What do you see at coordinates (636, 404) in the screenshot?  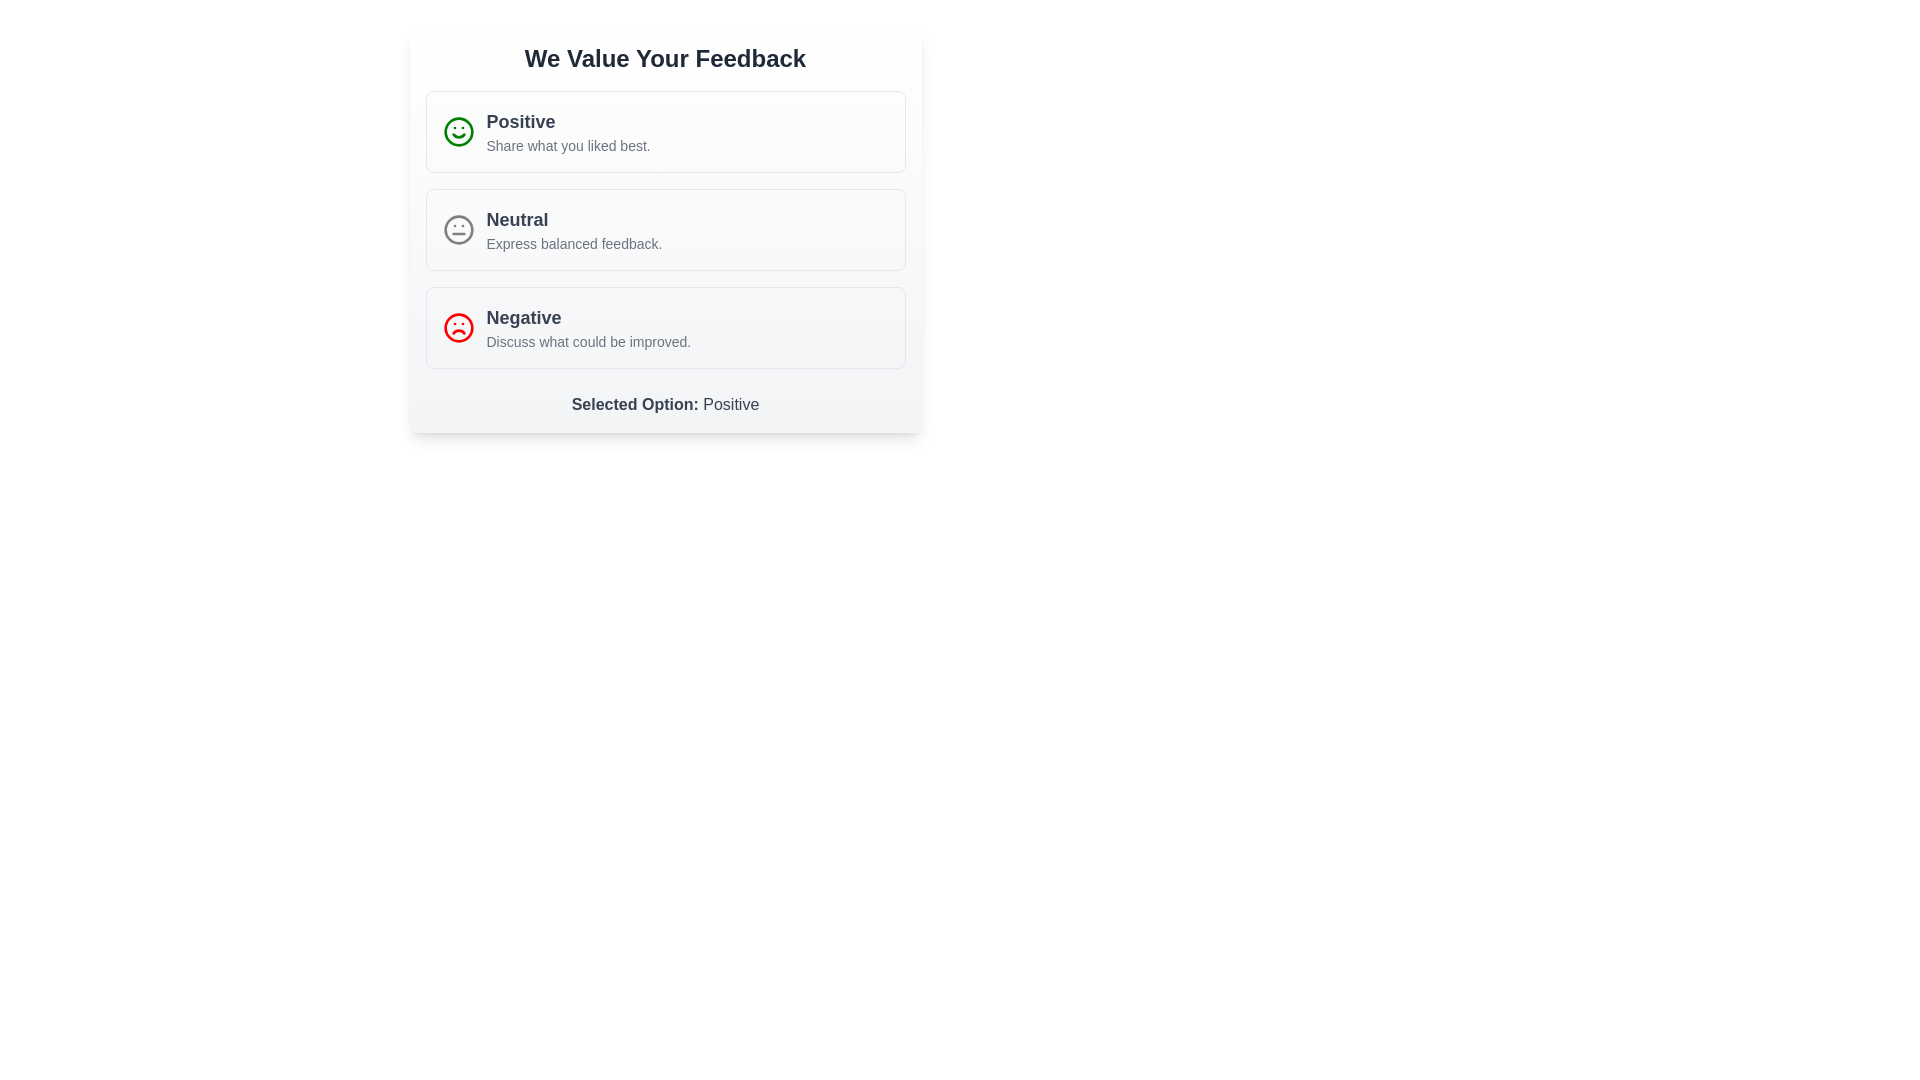 I see `the Text label that identifies or introduces the related content, located near the bottom of the interface under the feedback options` at bounding box center [636, 404].